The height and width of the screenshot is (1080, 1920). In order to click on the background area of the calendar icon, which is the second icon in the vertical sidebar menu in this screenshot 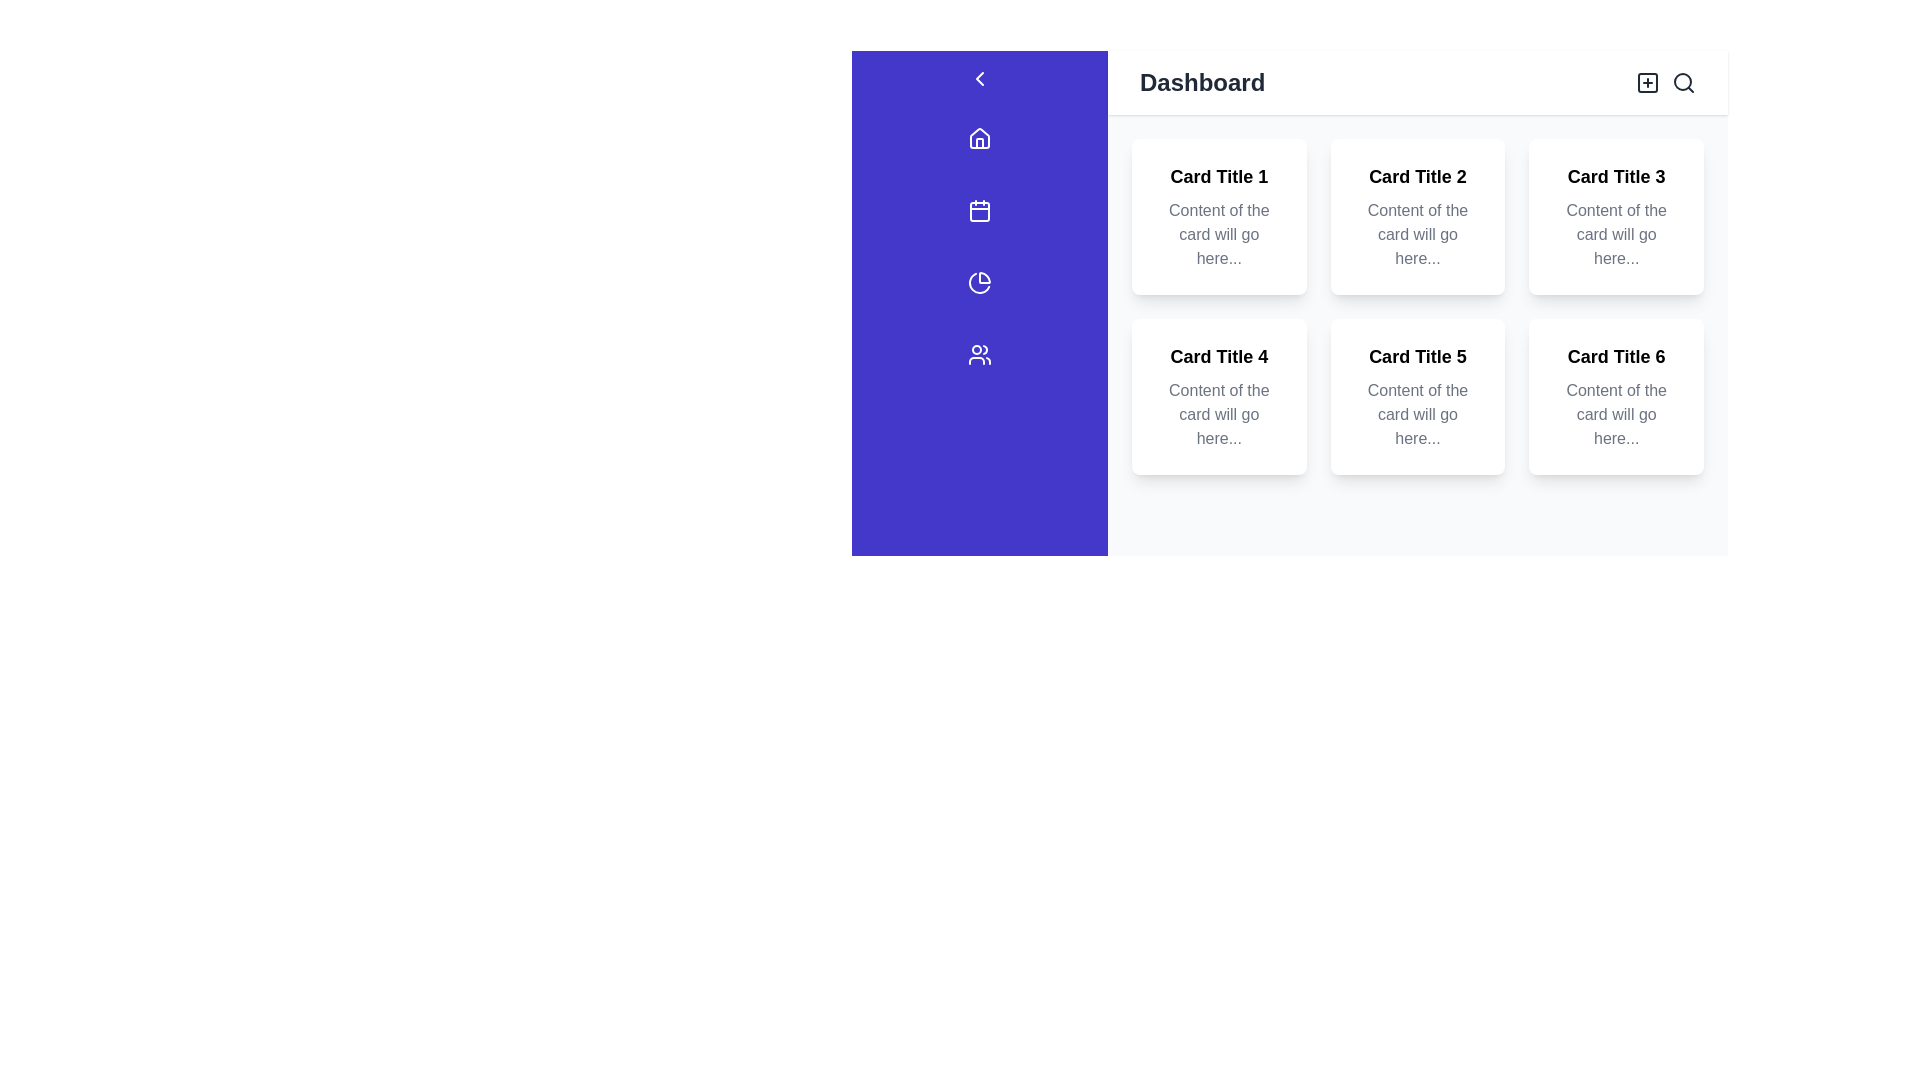, I will do `click(979, 212)`.